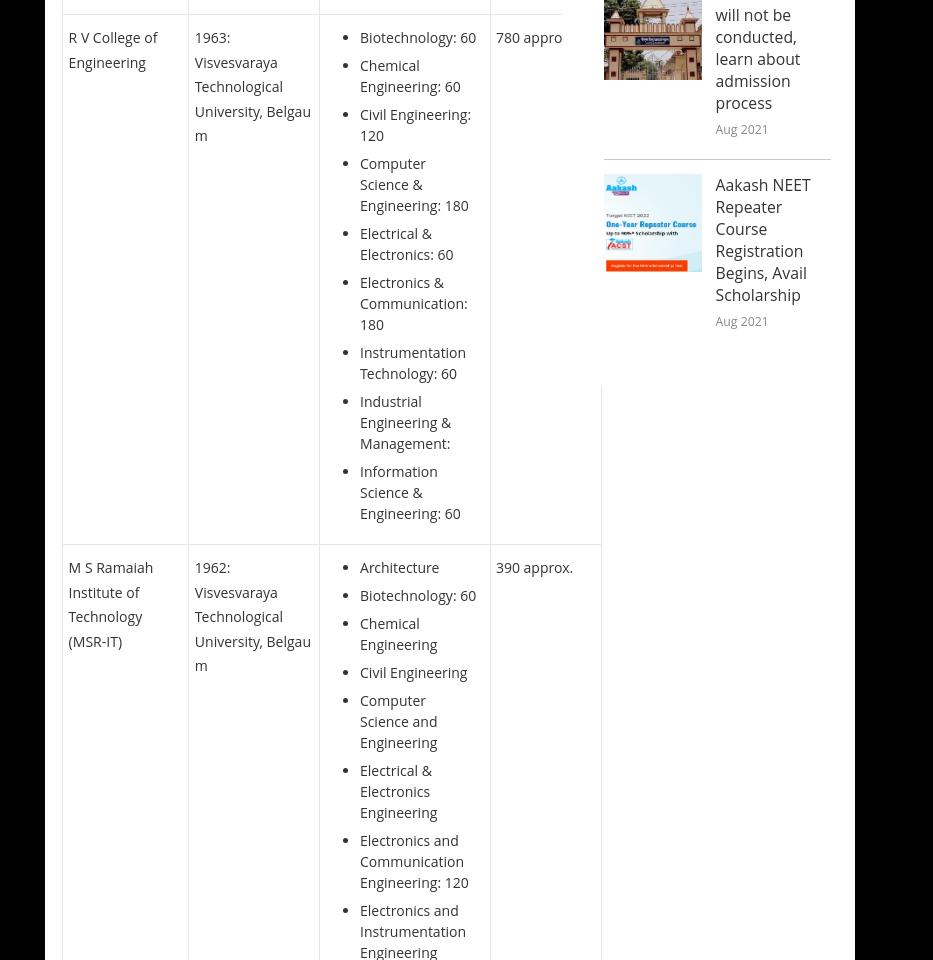 This screenshot has height=960, width=933. Describe the element at coordinates (406, 422) in the screenshot. I see `'Industrial Engineering & Management:'` at that location.